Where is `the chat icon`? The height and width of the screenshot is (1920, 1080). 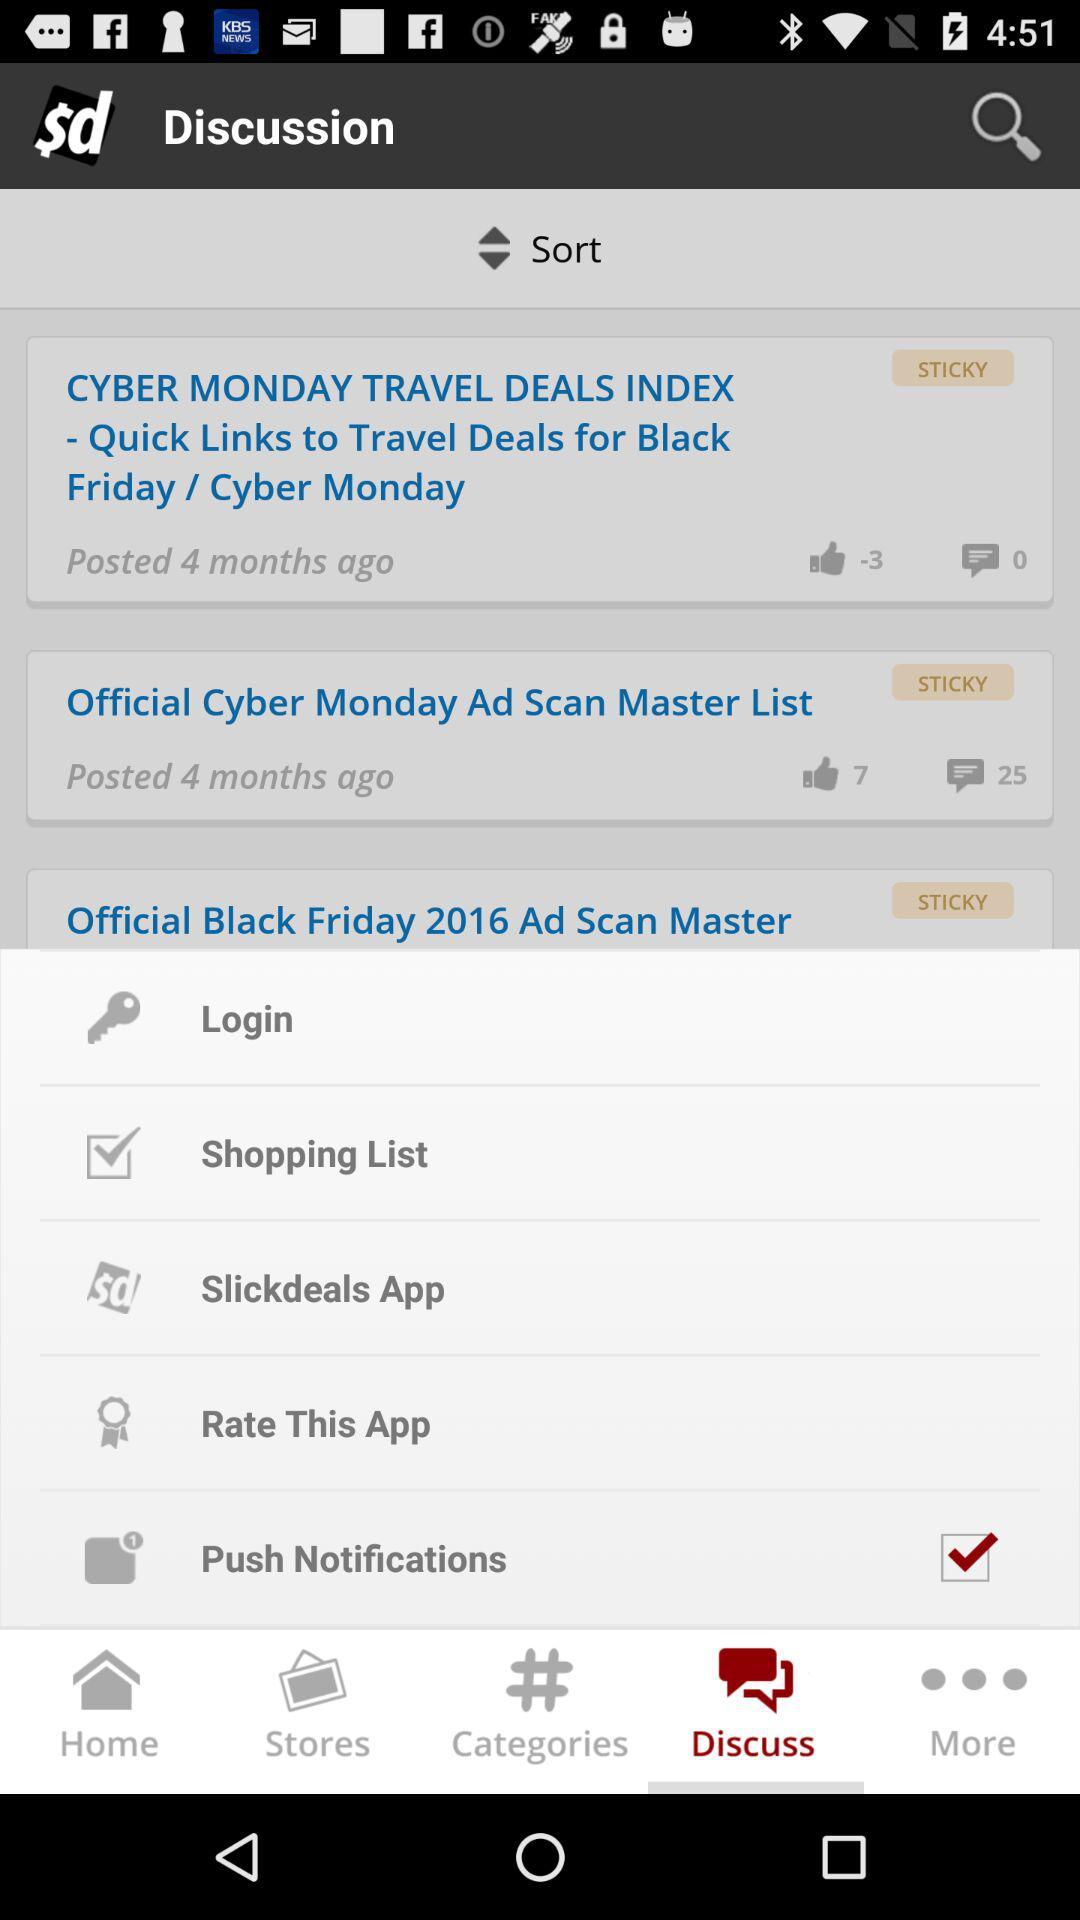 the chat icon is located at coordinates (756, 1836).